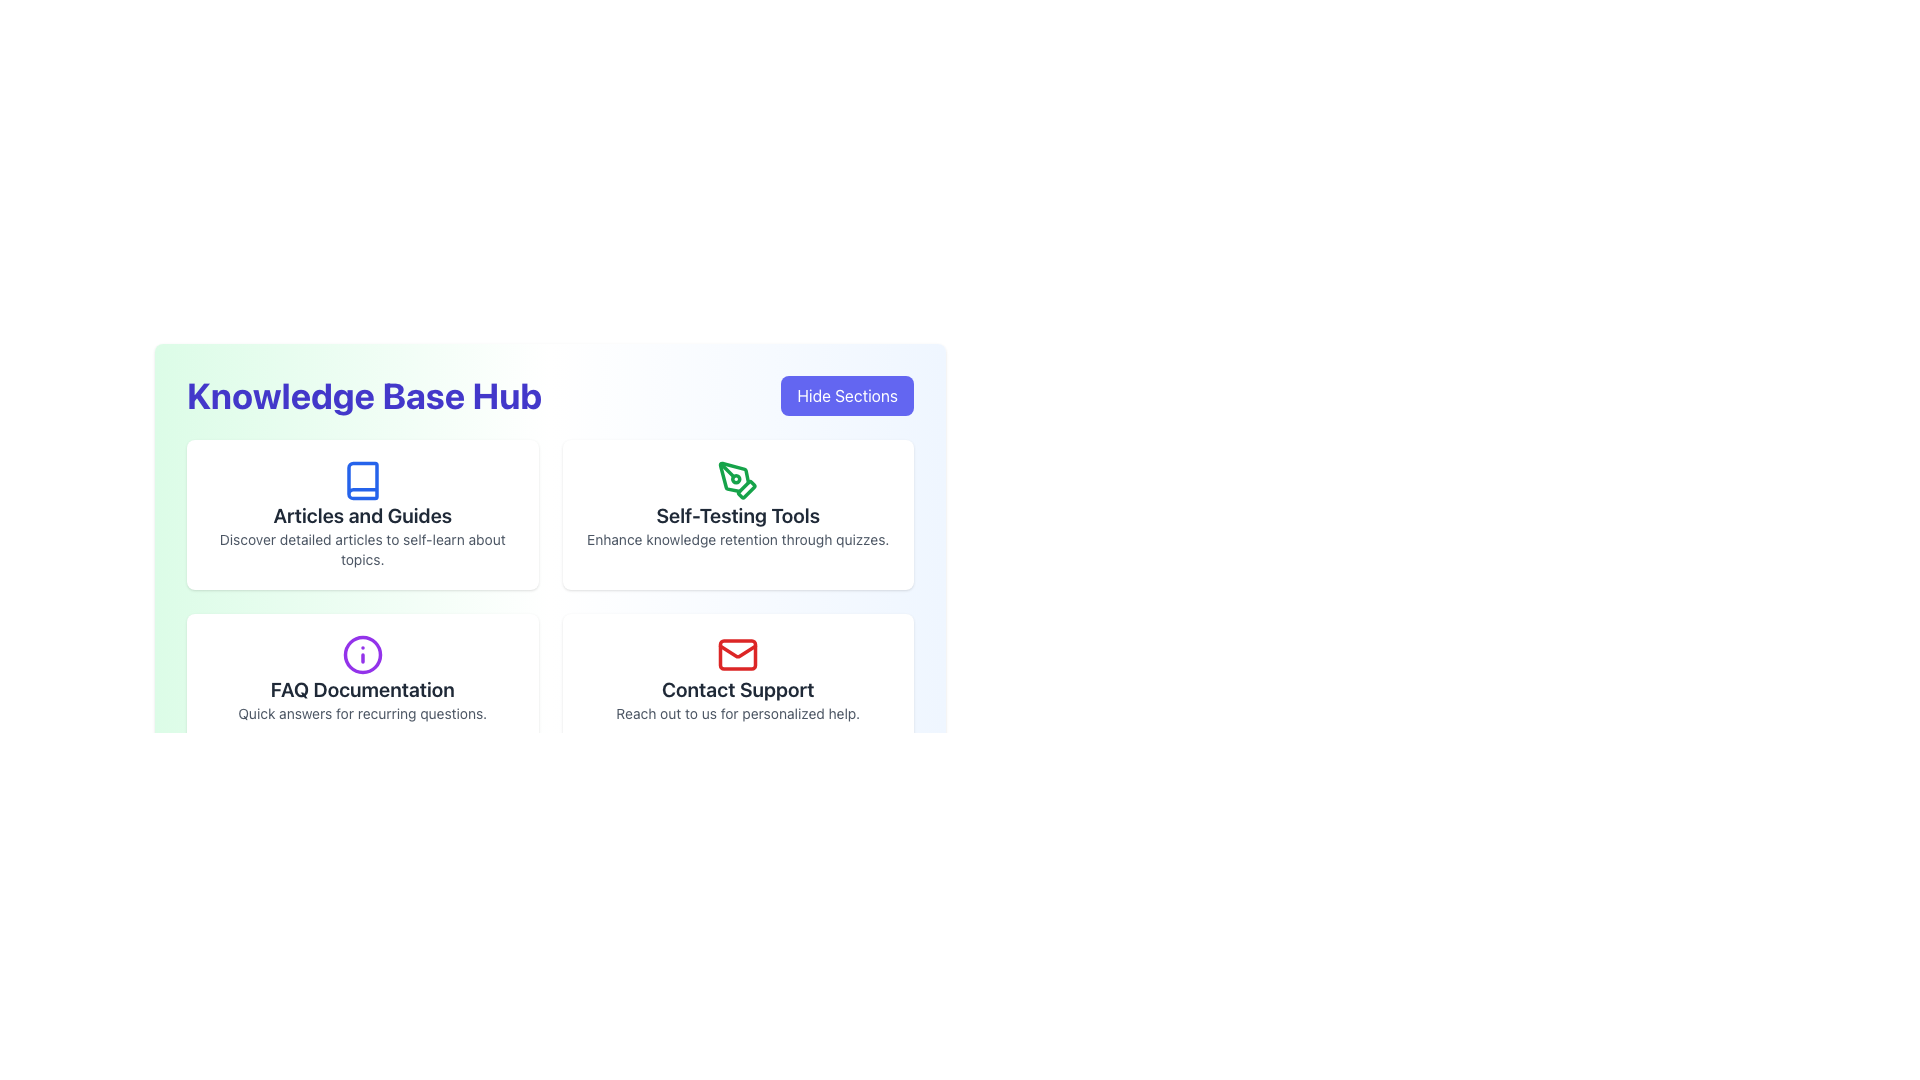 This screenshot has width=1920, height=1080. I want to click on the purple button with bold white text reading 'Hide Sections' located in the top-right corner of the interface, so click(847, 396).